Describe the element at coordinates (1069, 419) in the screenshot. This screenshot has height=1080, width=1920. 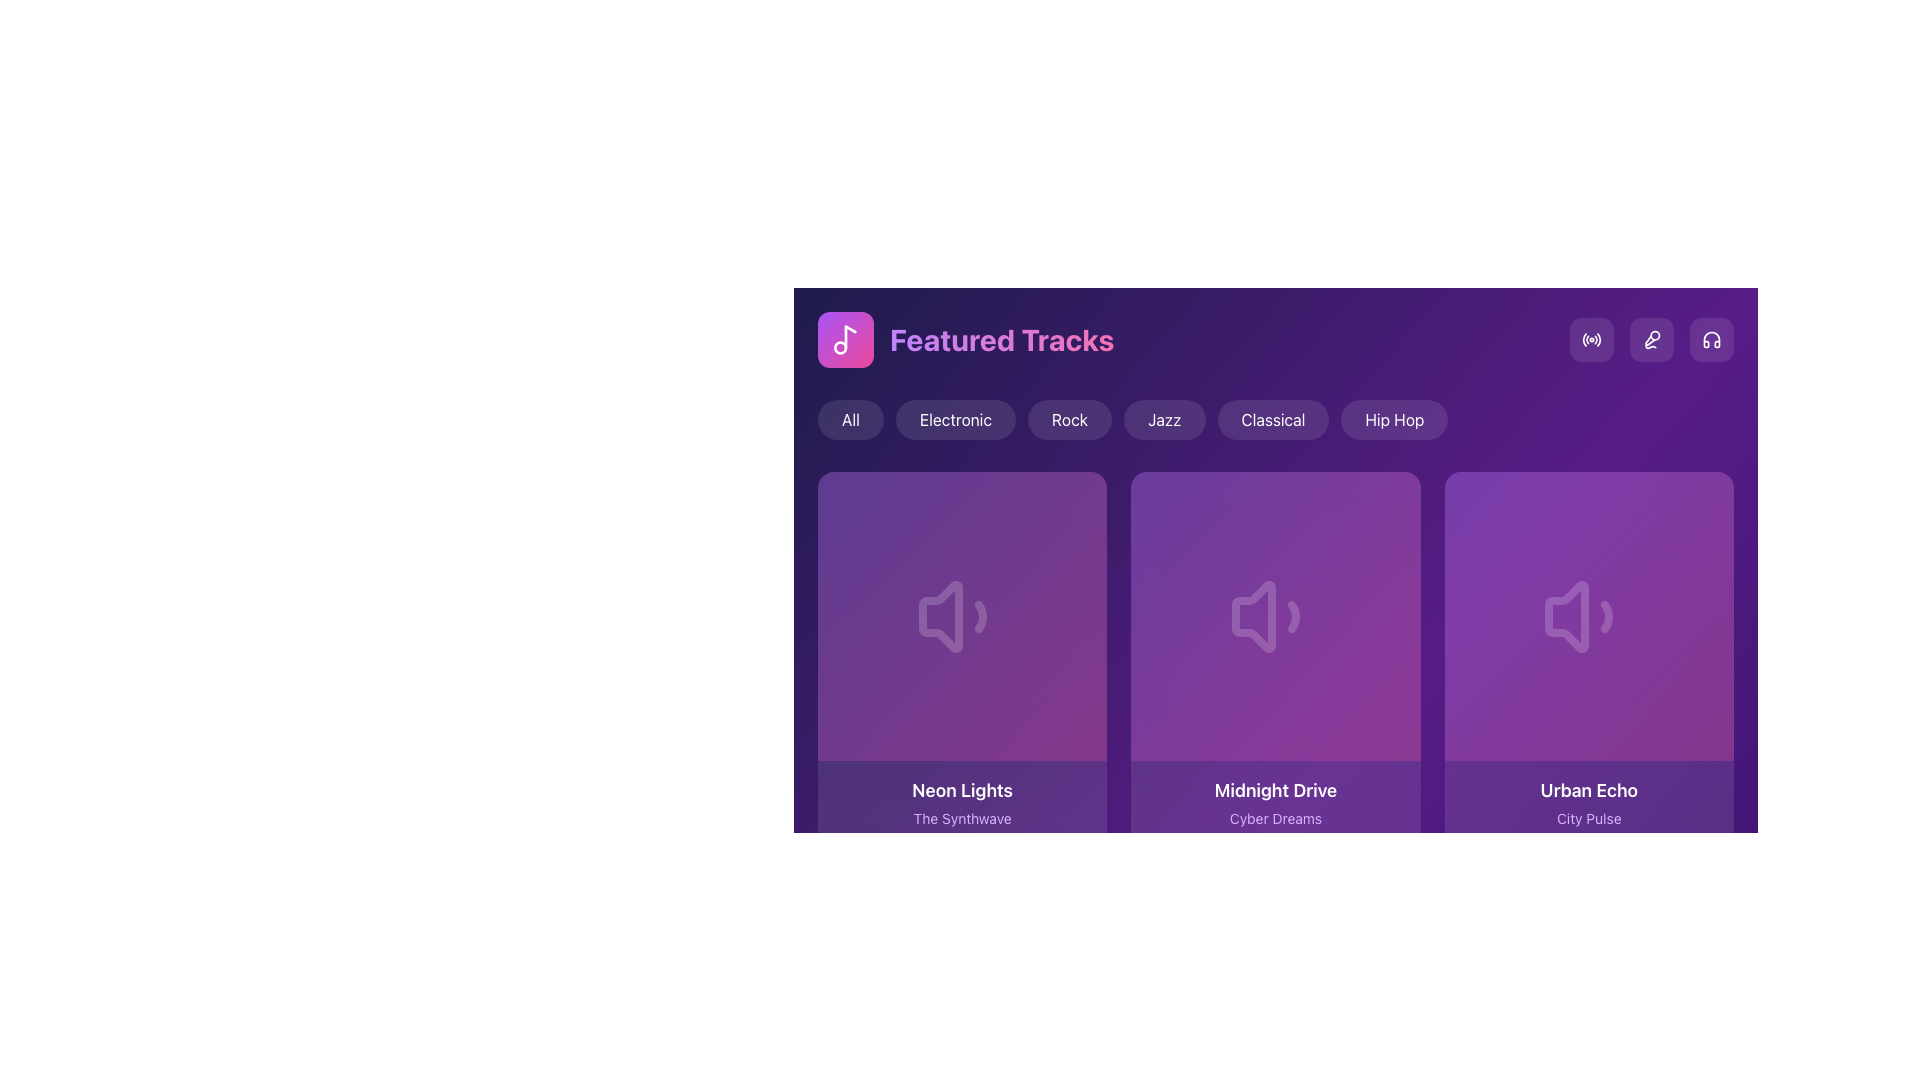
I see `the filter button for the 'Rock' category, which is the third button from the left in the top section of the interface, following the 'All' and 'Electronic' buttons` at that location.